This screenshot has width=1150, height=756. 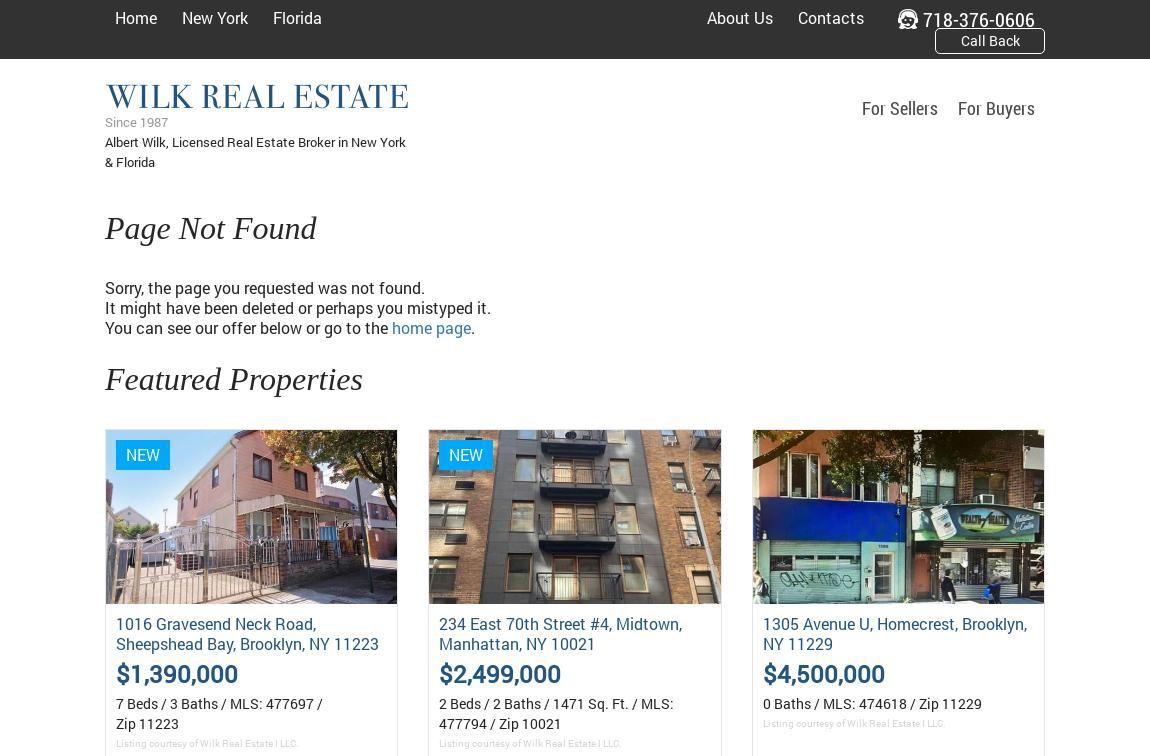 I want to click on 'Home', so click(x=114, y=17).